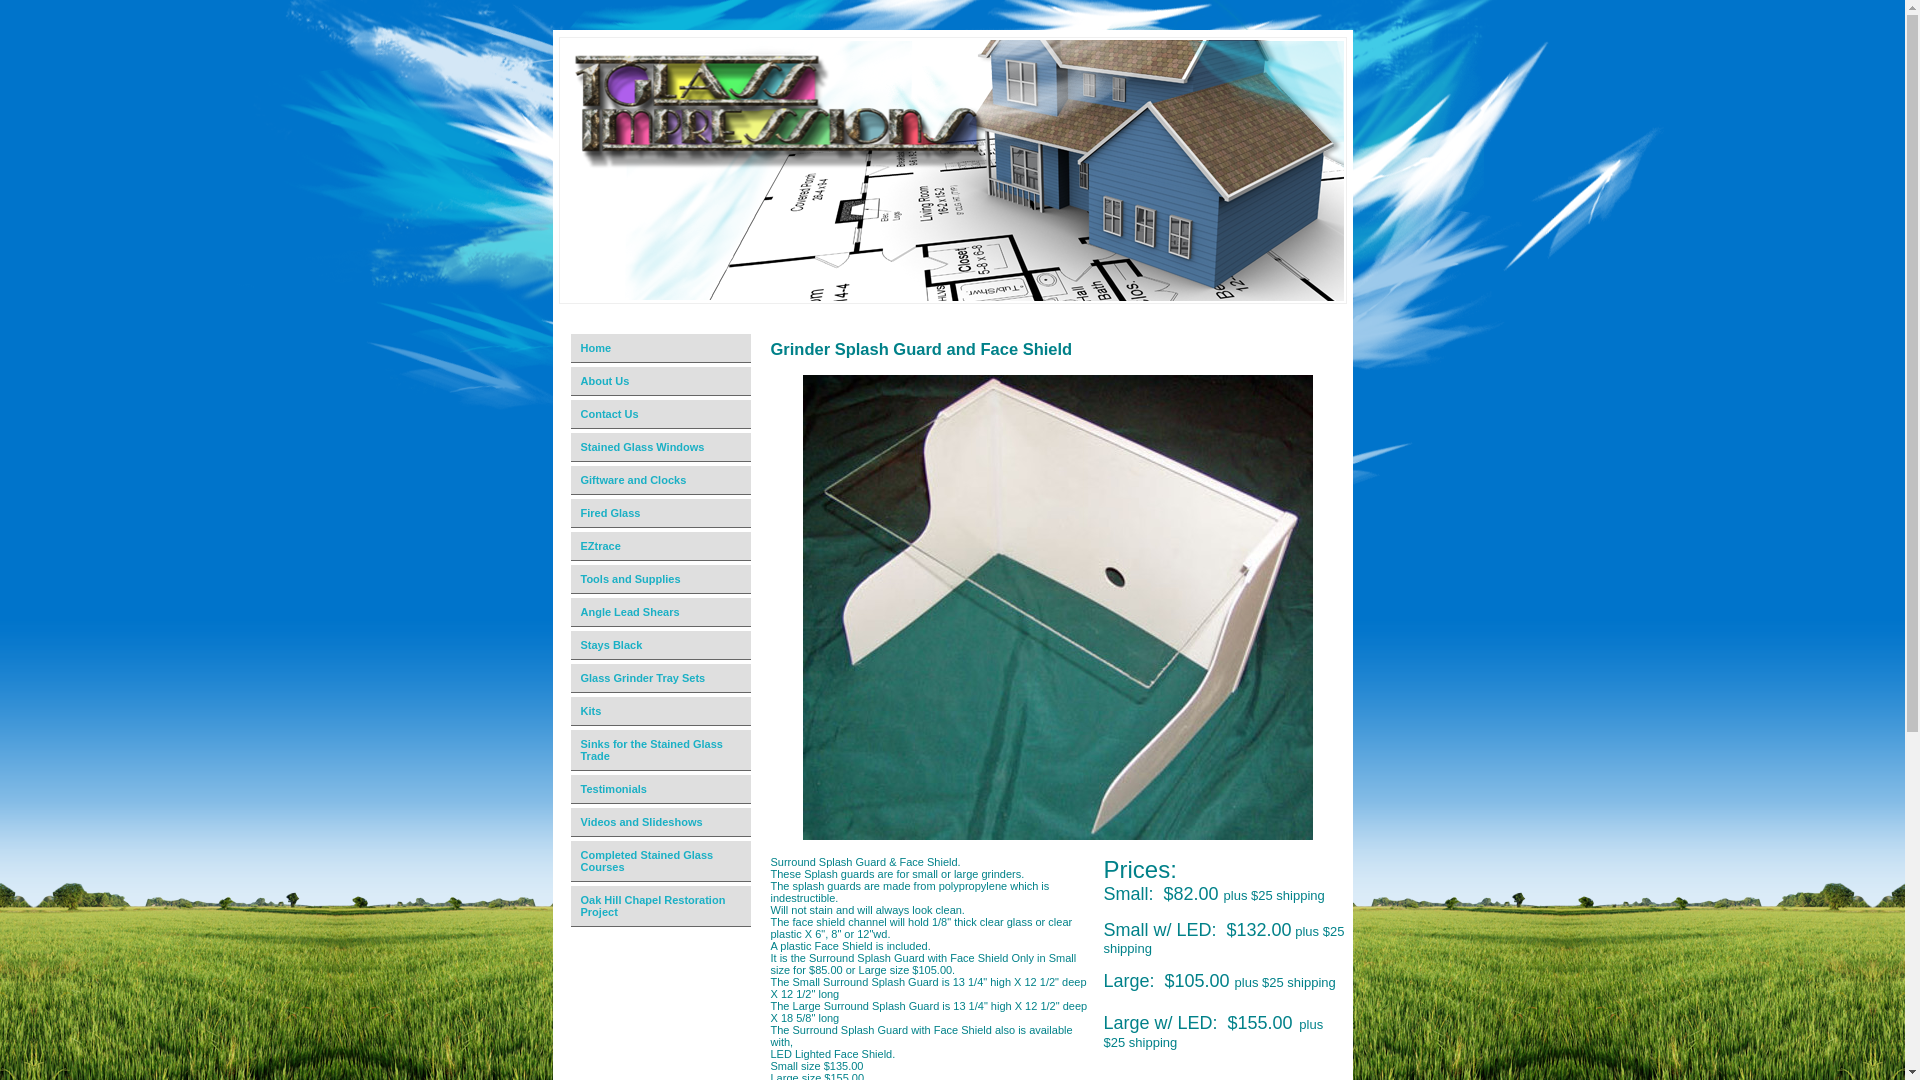 The image size is (1920, 1080). What do you see at coordinates (662, 611) in the screenshot?
I see `'Angle Lead Shears'` at bounding box center [662, 611].